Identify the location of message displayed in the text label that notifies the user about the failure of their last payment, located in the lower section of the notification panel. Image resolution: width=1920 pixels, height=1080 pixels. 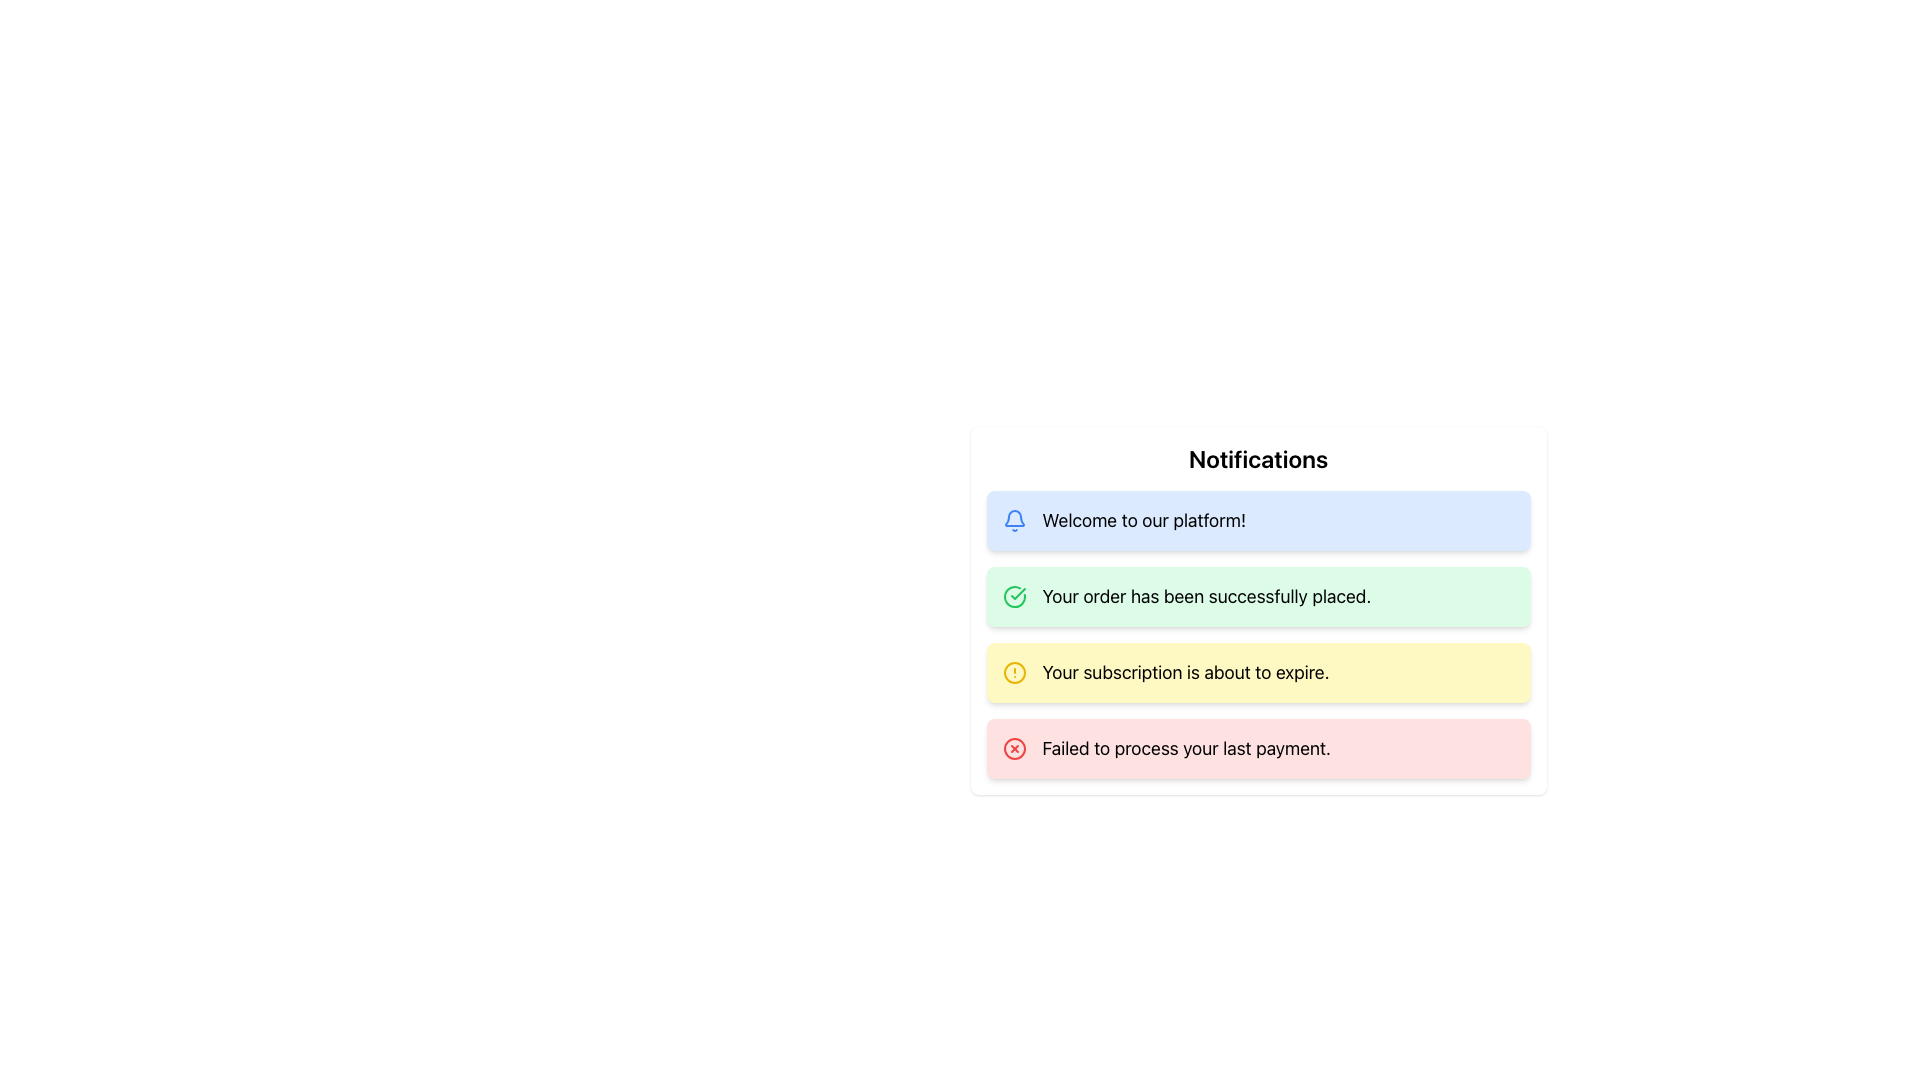
(1186, 748).